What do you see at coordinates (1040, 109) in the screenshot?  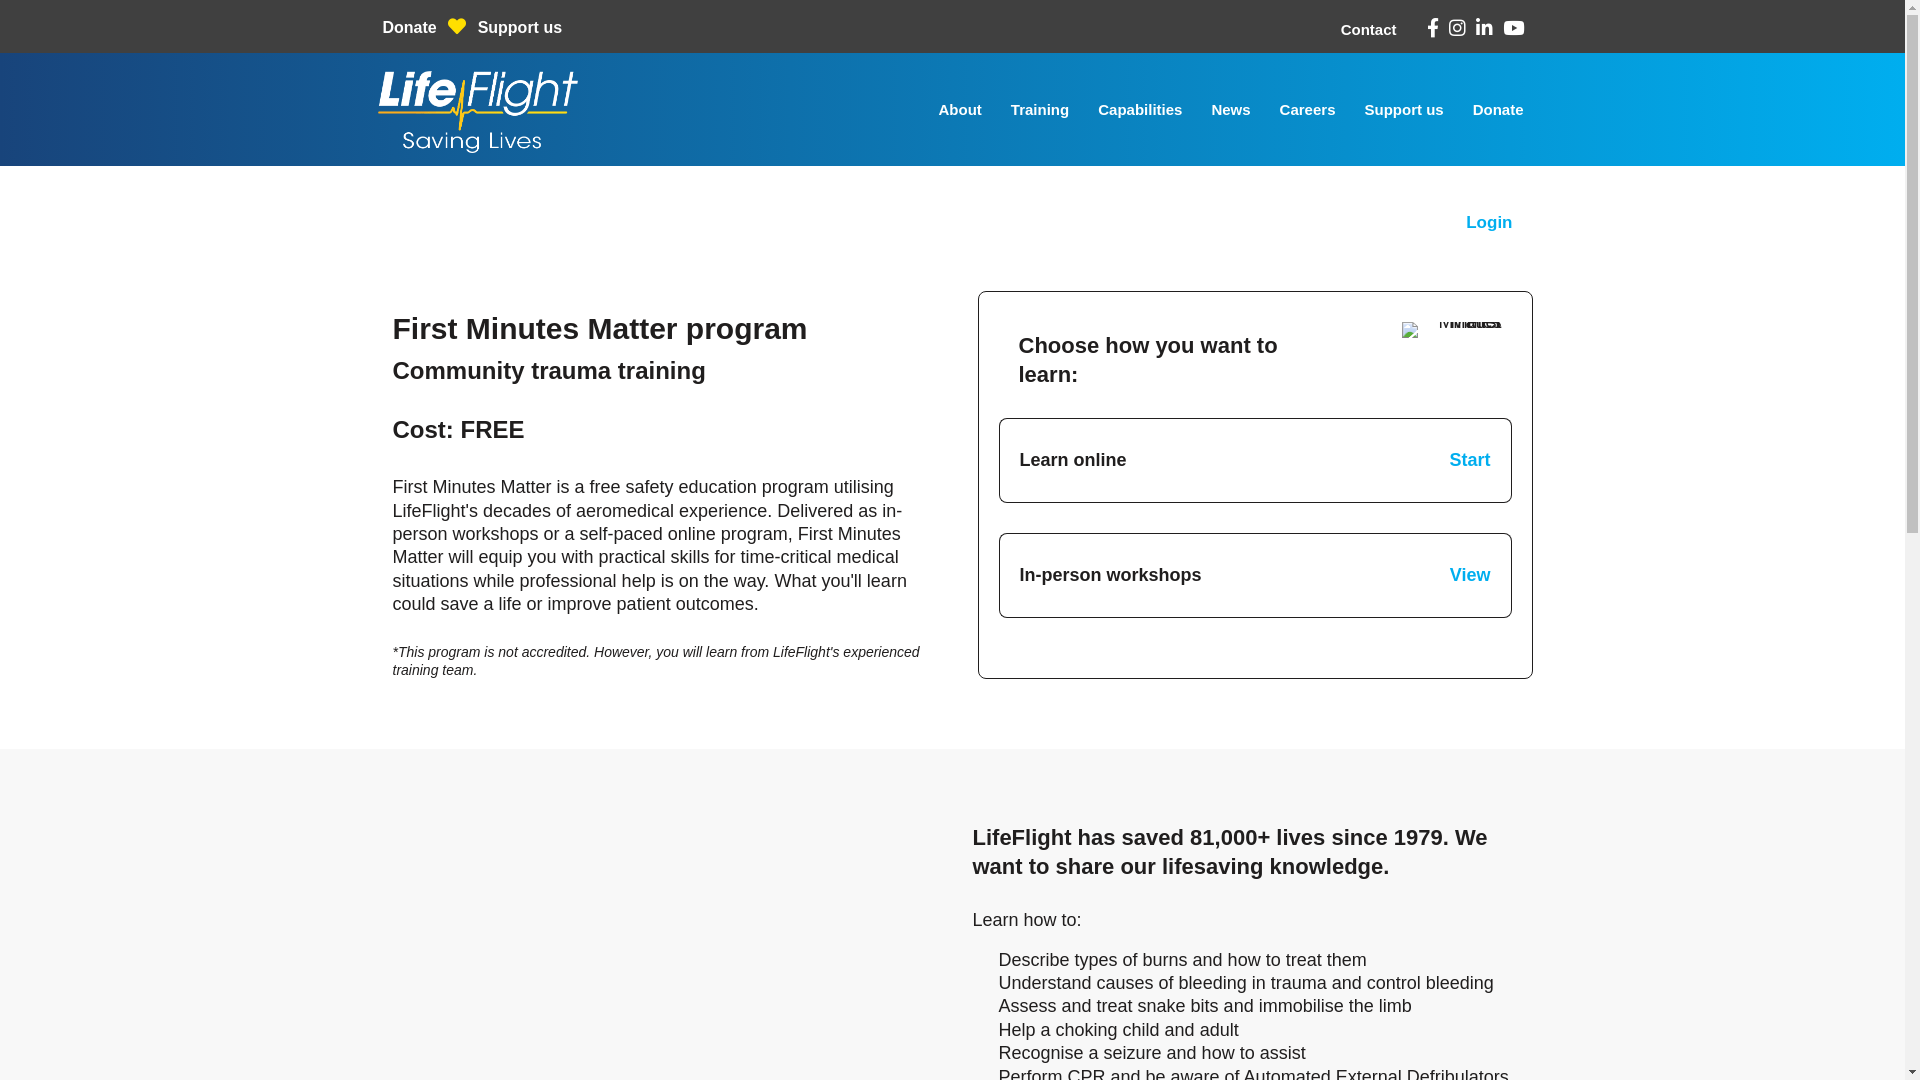 I see `'Training'` at bounding box center [1040, 109].